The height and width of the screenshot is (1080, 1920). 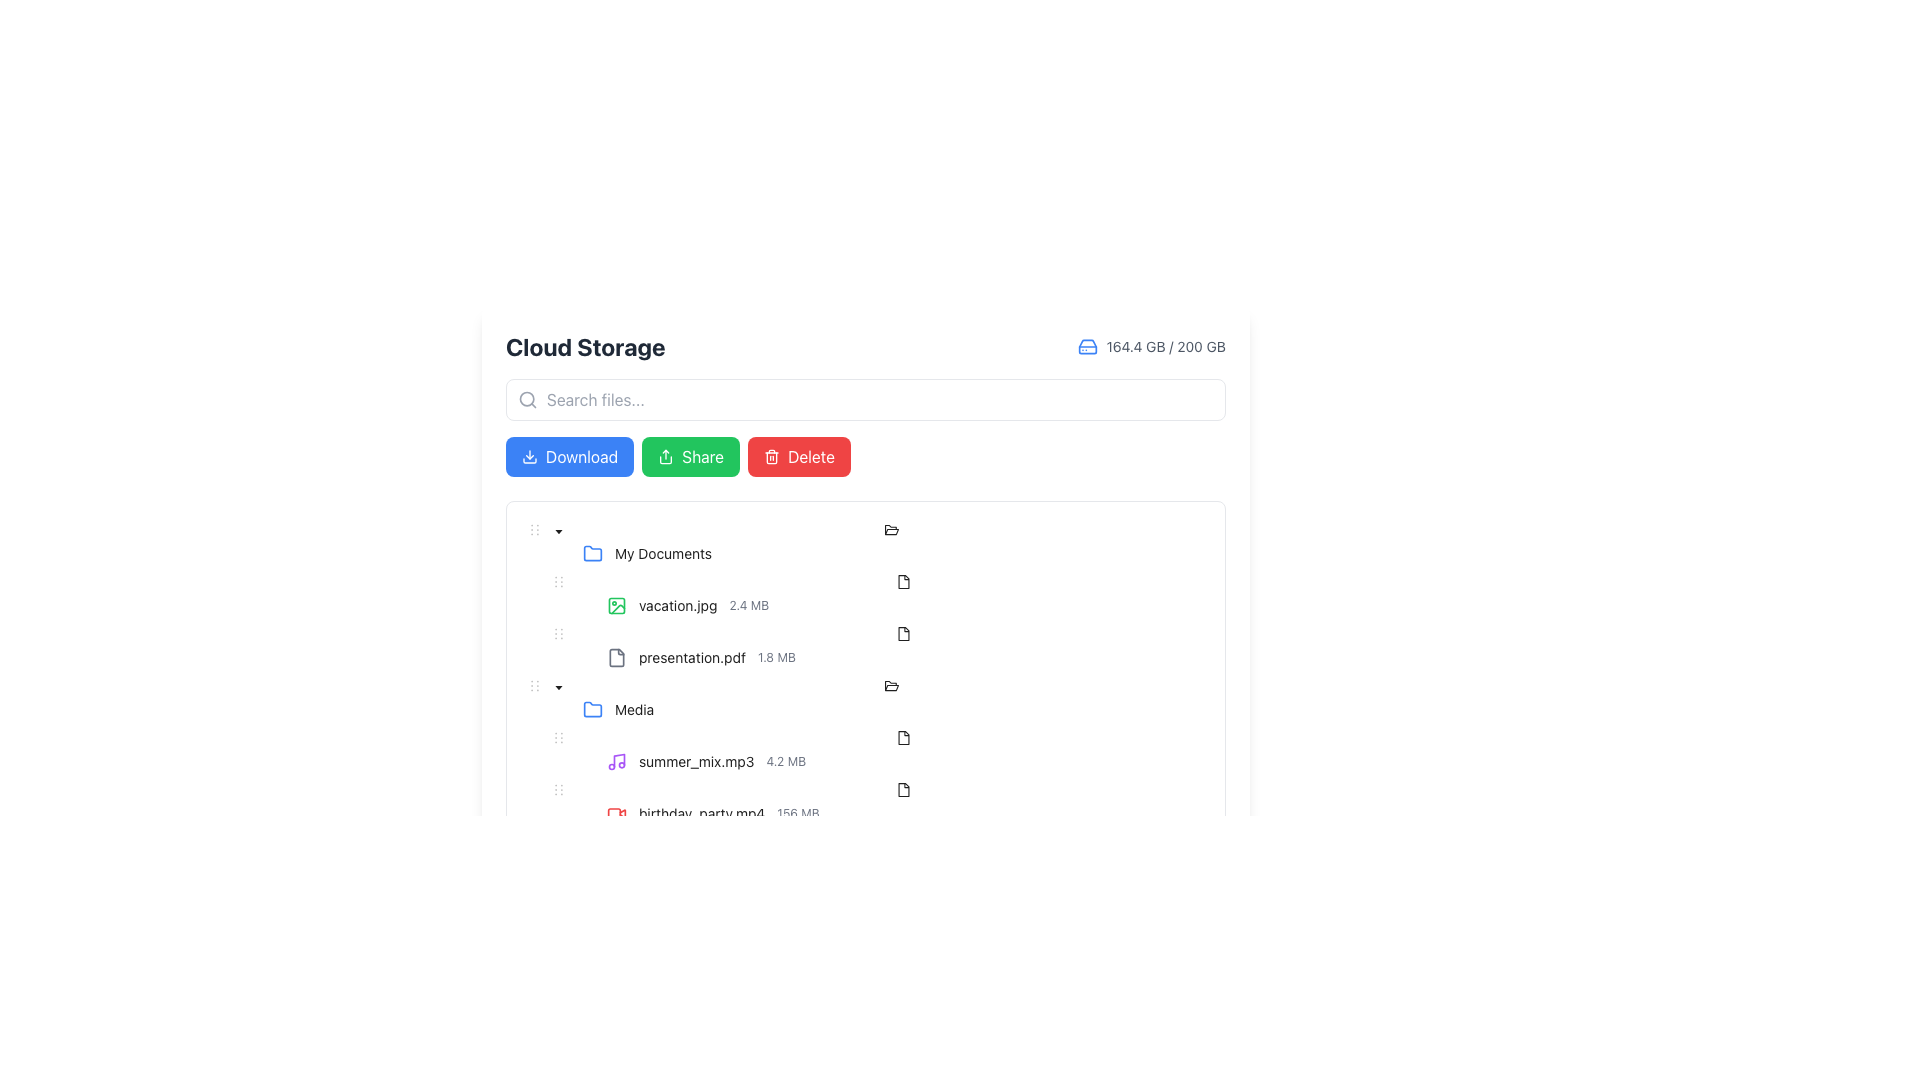 What do you see at coordinates (678, 604) in the screenshot?
I see `the filename text label that indicates the name of a file in the Cloud Storage interface` at bounding box center [678, 604].